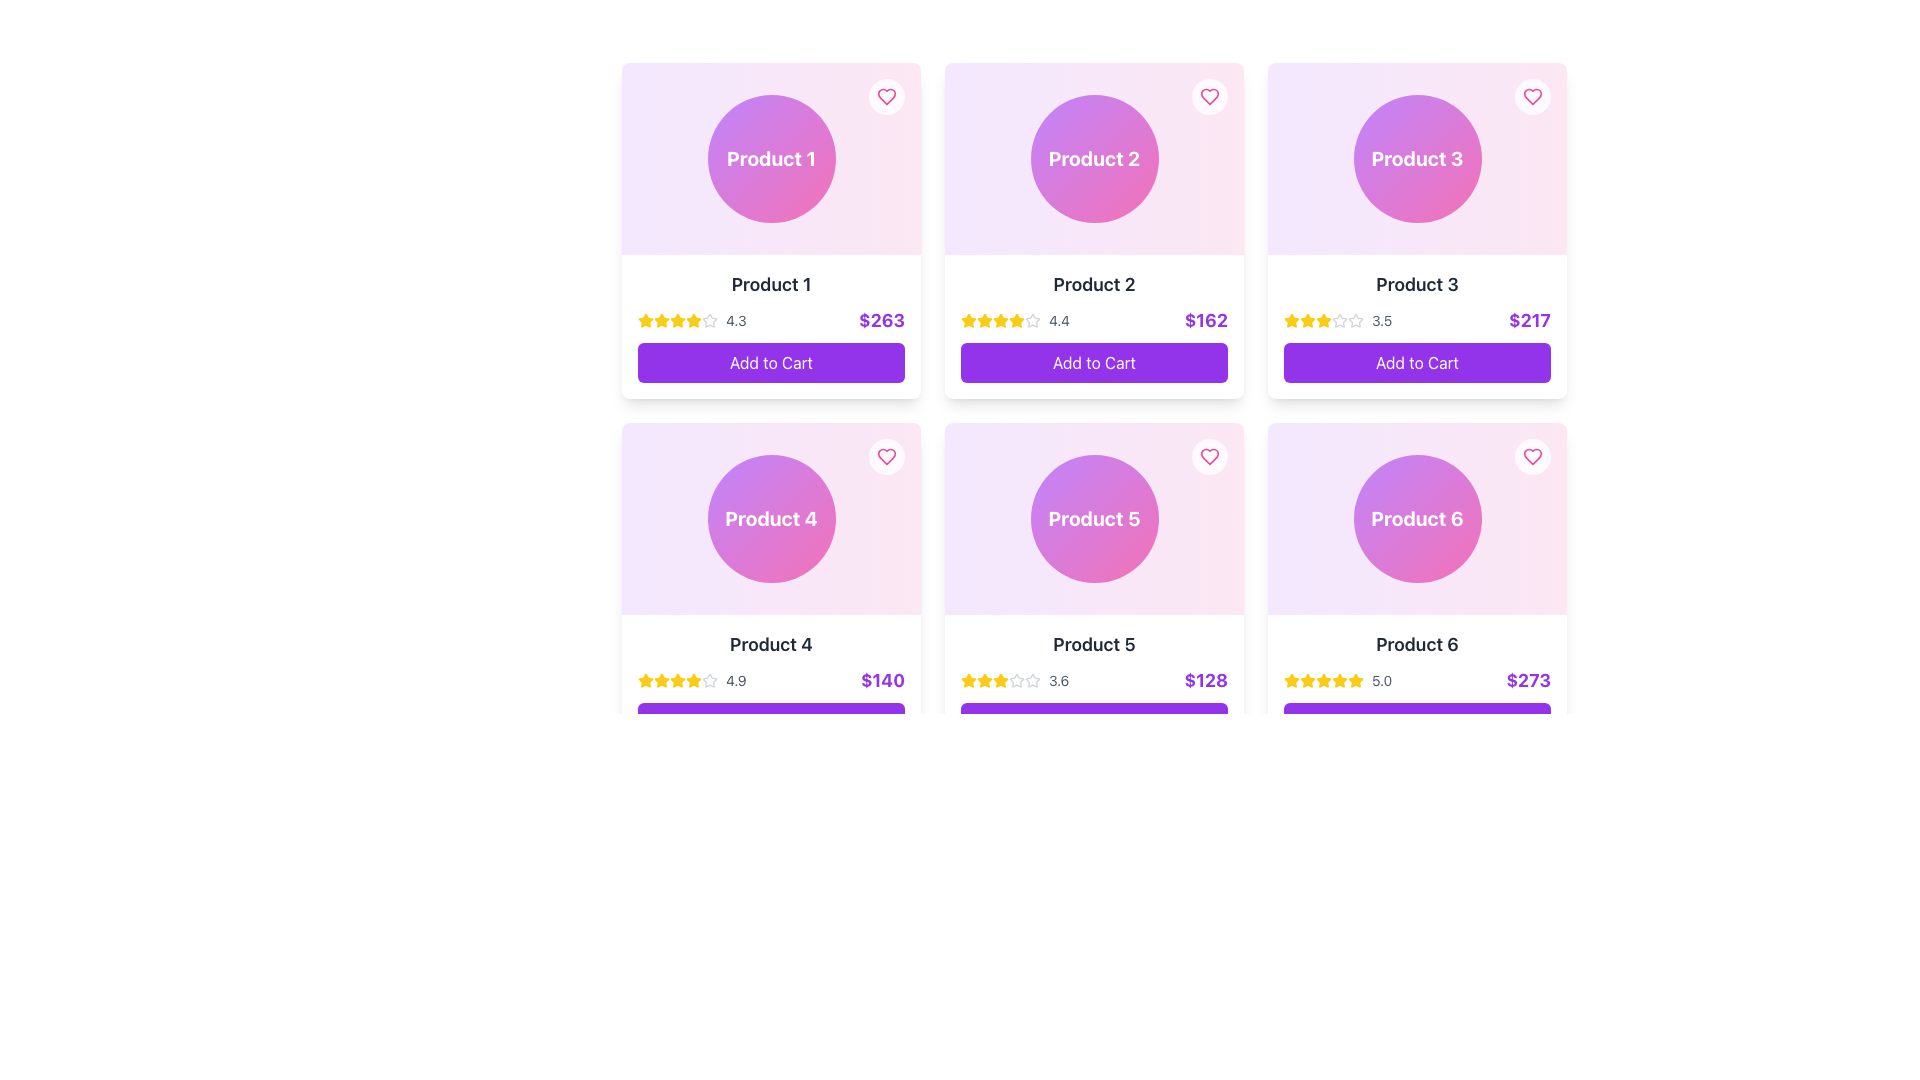  Describe the element at coordinates (1093, 518) in the screenshot. I see `the circular visual component representing 'Product 5'` at that location.